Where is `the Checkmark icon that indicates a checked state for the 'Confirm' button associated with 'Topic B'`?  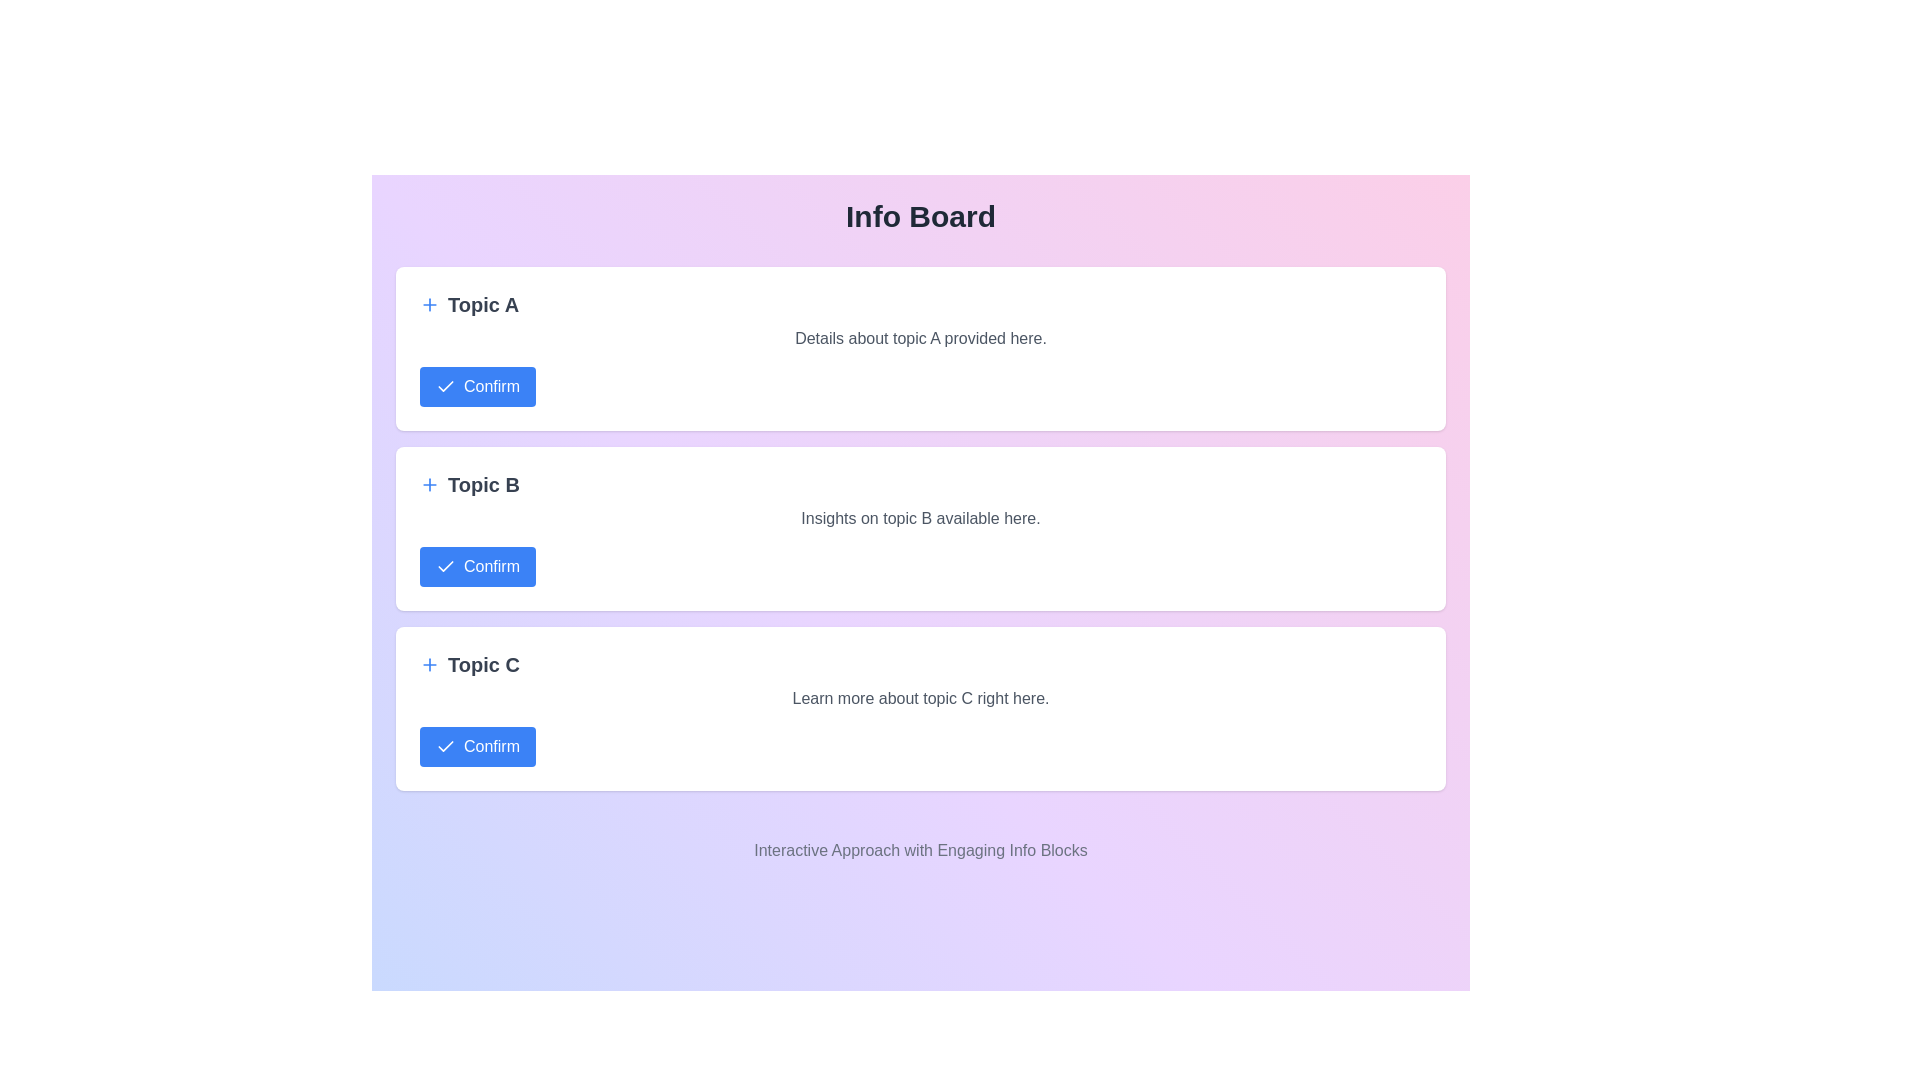
the Checkmark icon that indicates a checked state for the 'Confirm' button associated with 'Topic B' is located at coordinates (445, 385).